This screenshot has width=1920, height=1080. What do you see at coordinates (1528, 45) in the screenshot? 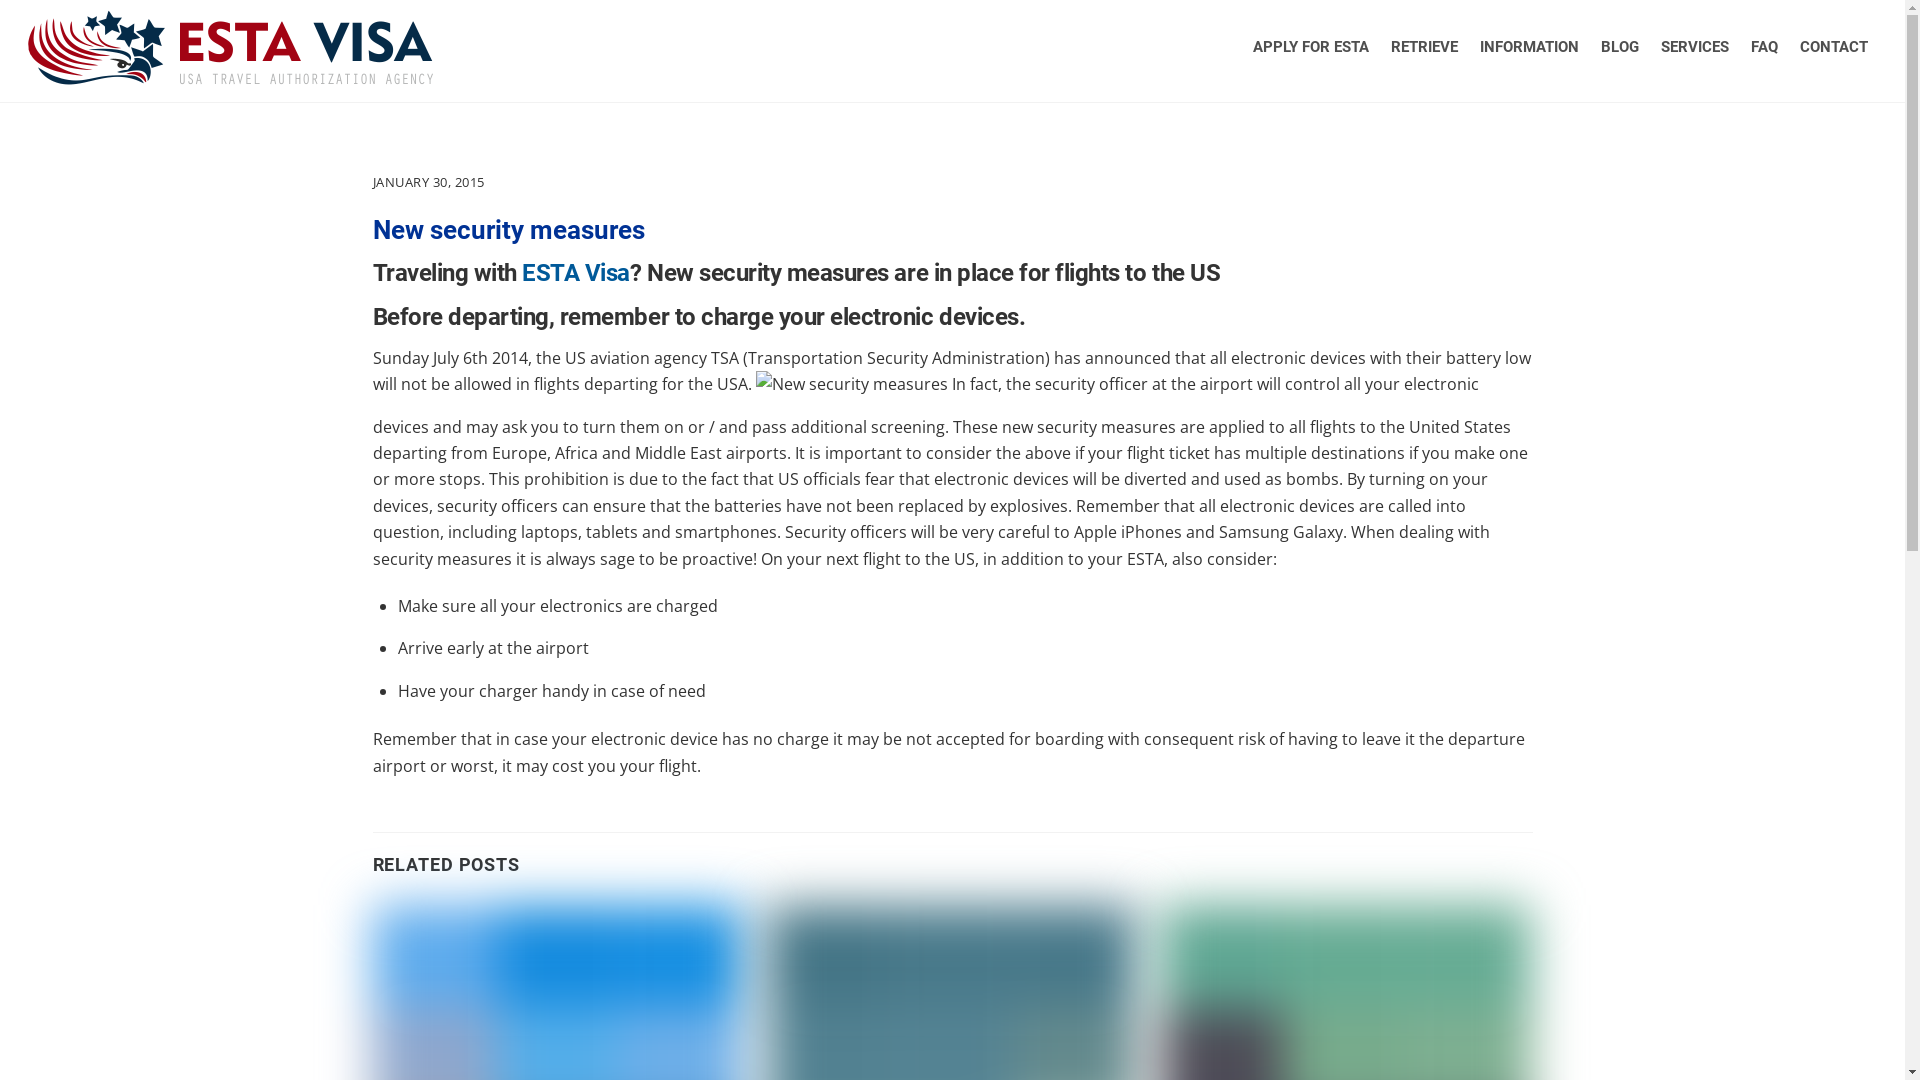
I see `'INFORMATION'` at bounding box center [1528, 45].